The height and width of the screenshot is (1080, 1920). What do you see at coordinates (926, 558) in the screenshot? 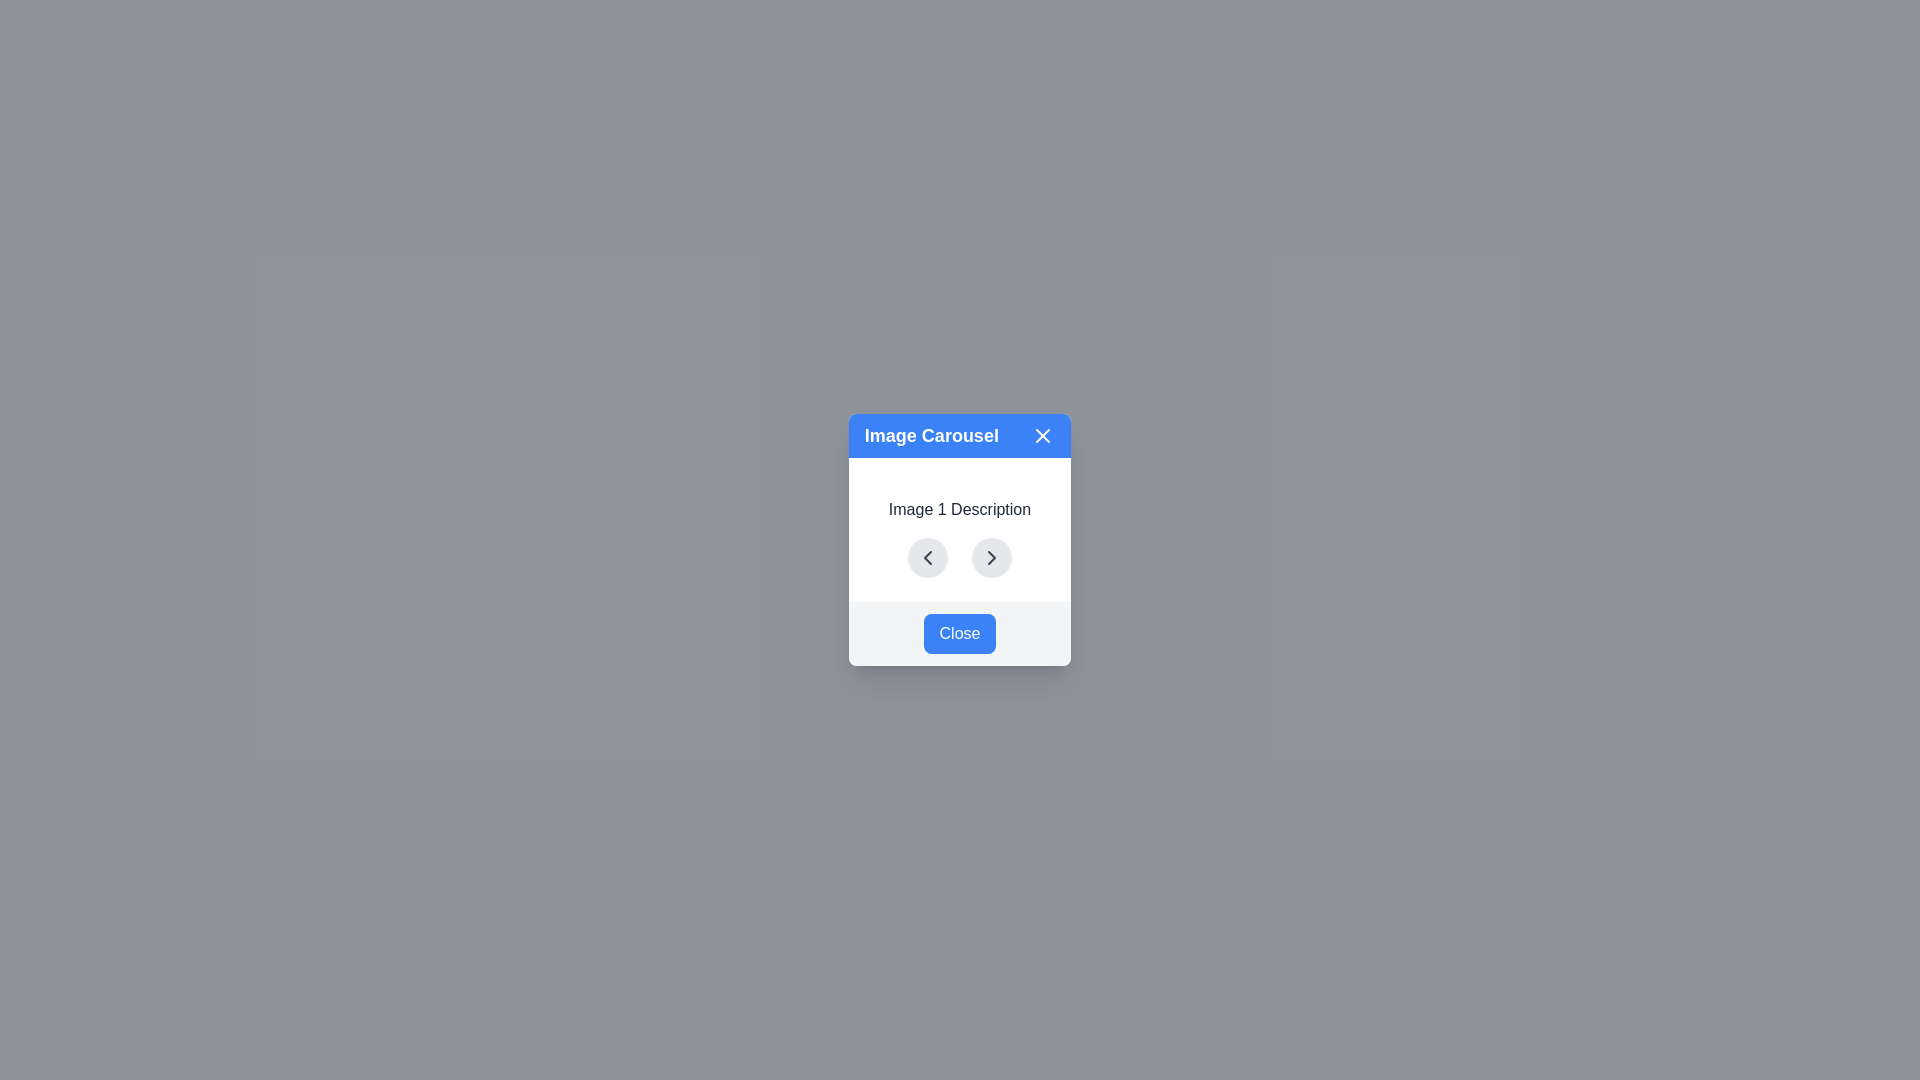
I see `the left-pointing navigation arrow icon inside the button in the 'Image Carousel' dialog` at bounding box center [926, 558].